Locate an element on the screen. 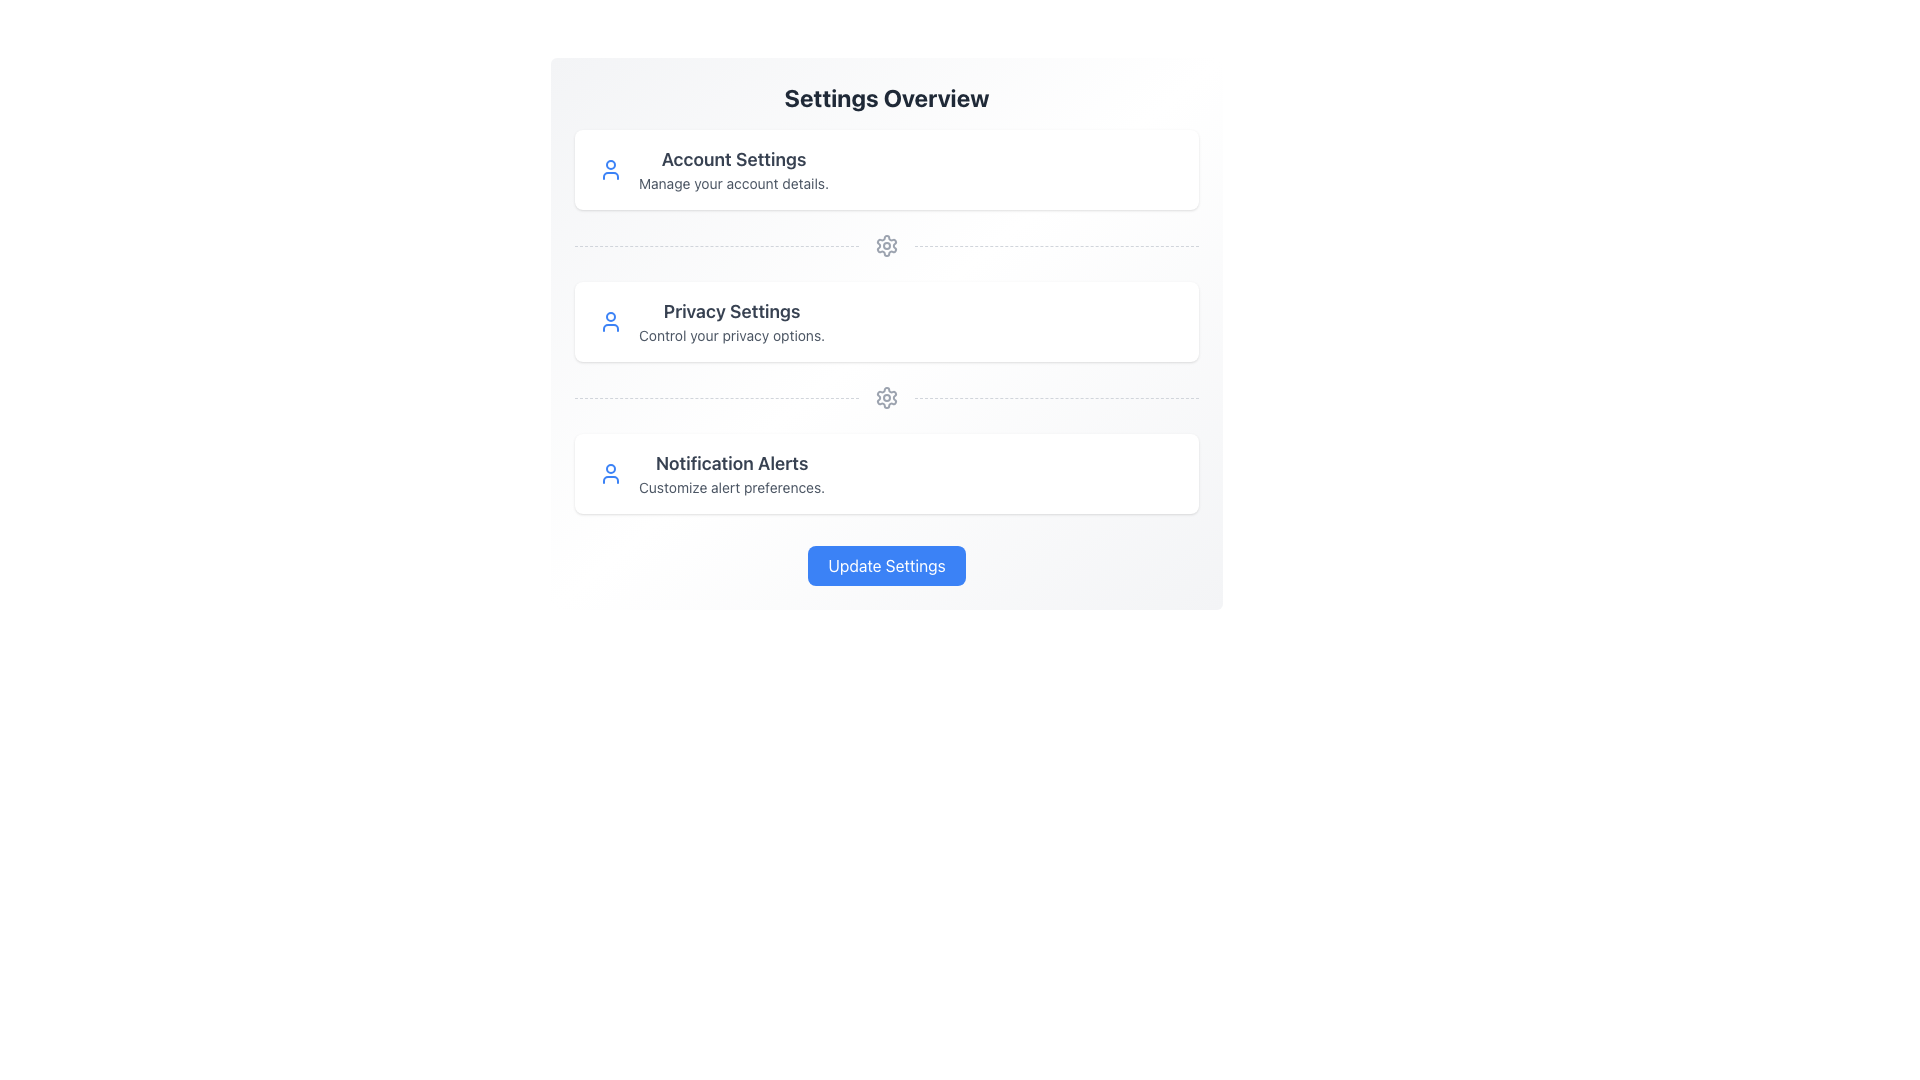 This screenshot has height=1080, width=1920. the text label that reads 'Manage your account details.', which is styled in gray and located below the 'Account Settings' label in the 'Settings Overview' page is located at coordinates (733, 184).